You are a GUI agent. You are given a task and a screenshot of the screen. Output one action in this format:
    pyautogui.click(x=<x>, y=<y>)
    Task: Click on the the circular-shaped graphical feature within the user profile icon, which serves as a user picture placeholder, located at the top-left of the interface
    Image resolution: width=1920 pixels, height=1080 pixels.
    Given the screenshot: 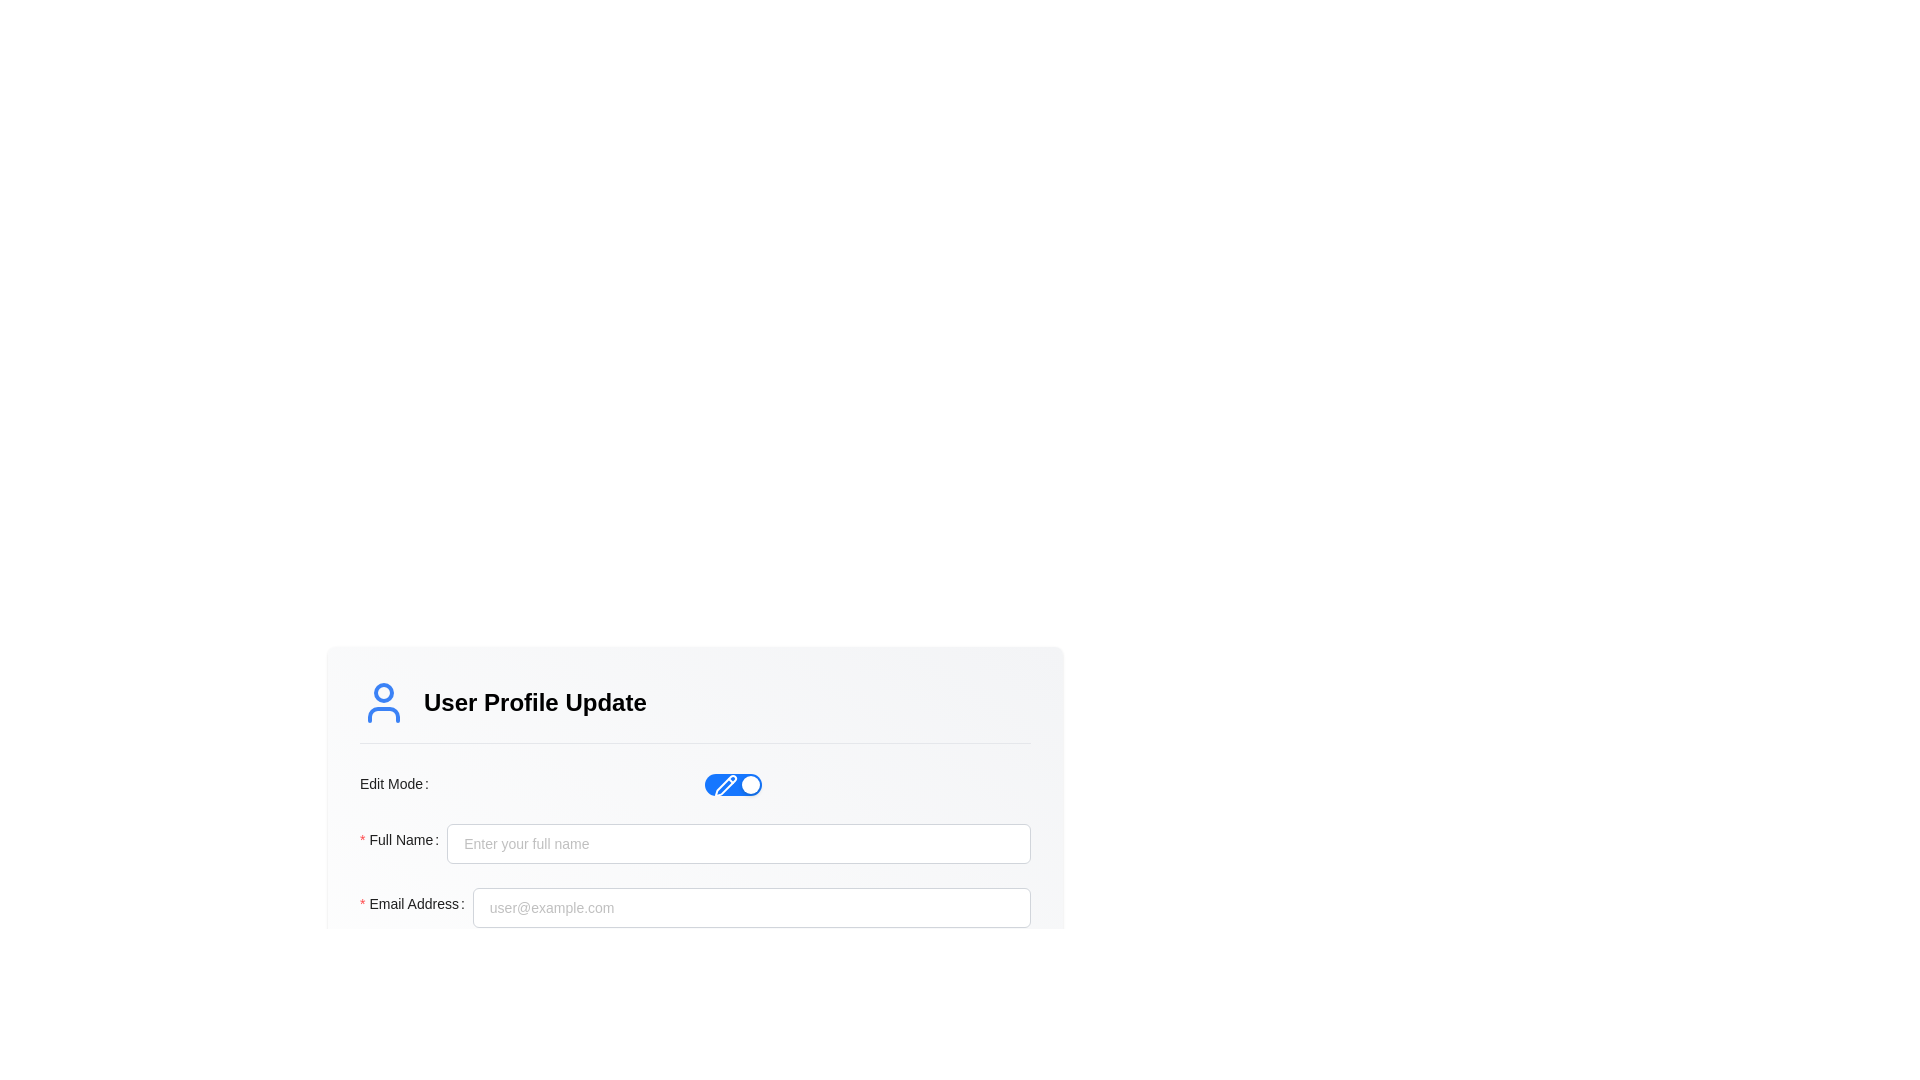 What is the action you would take?
    pyautogui.click(x=384, y=692)
    